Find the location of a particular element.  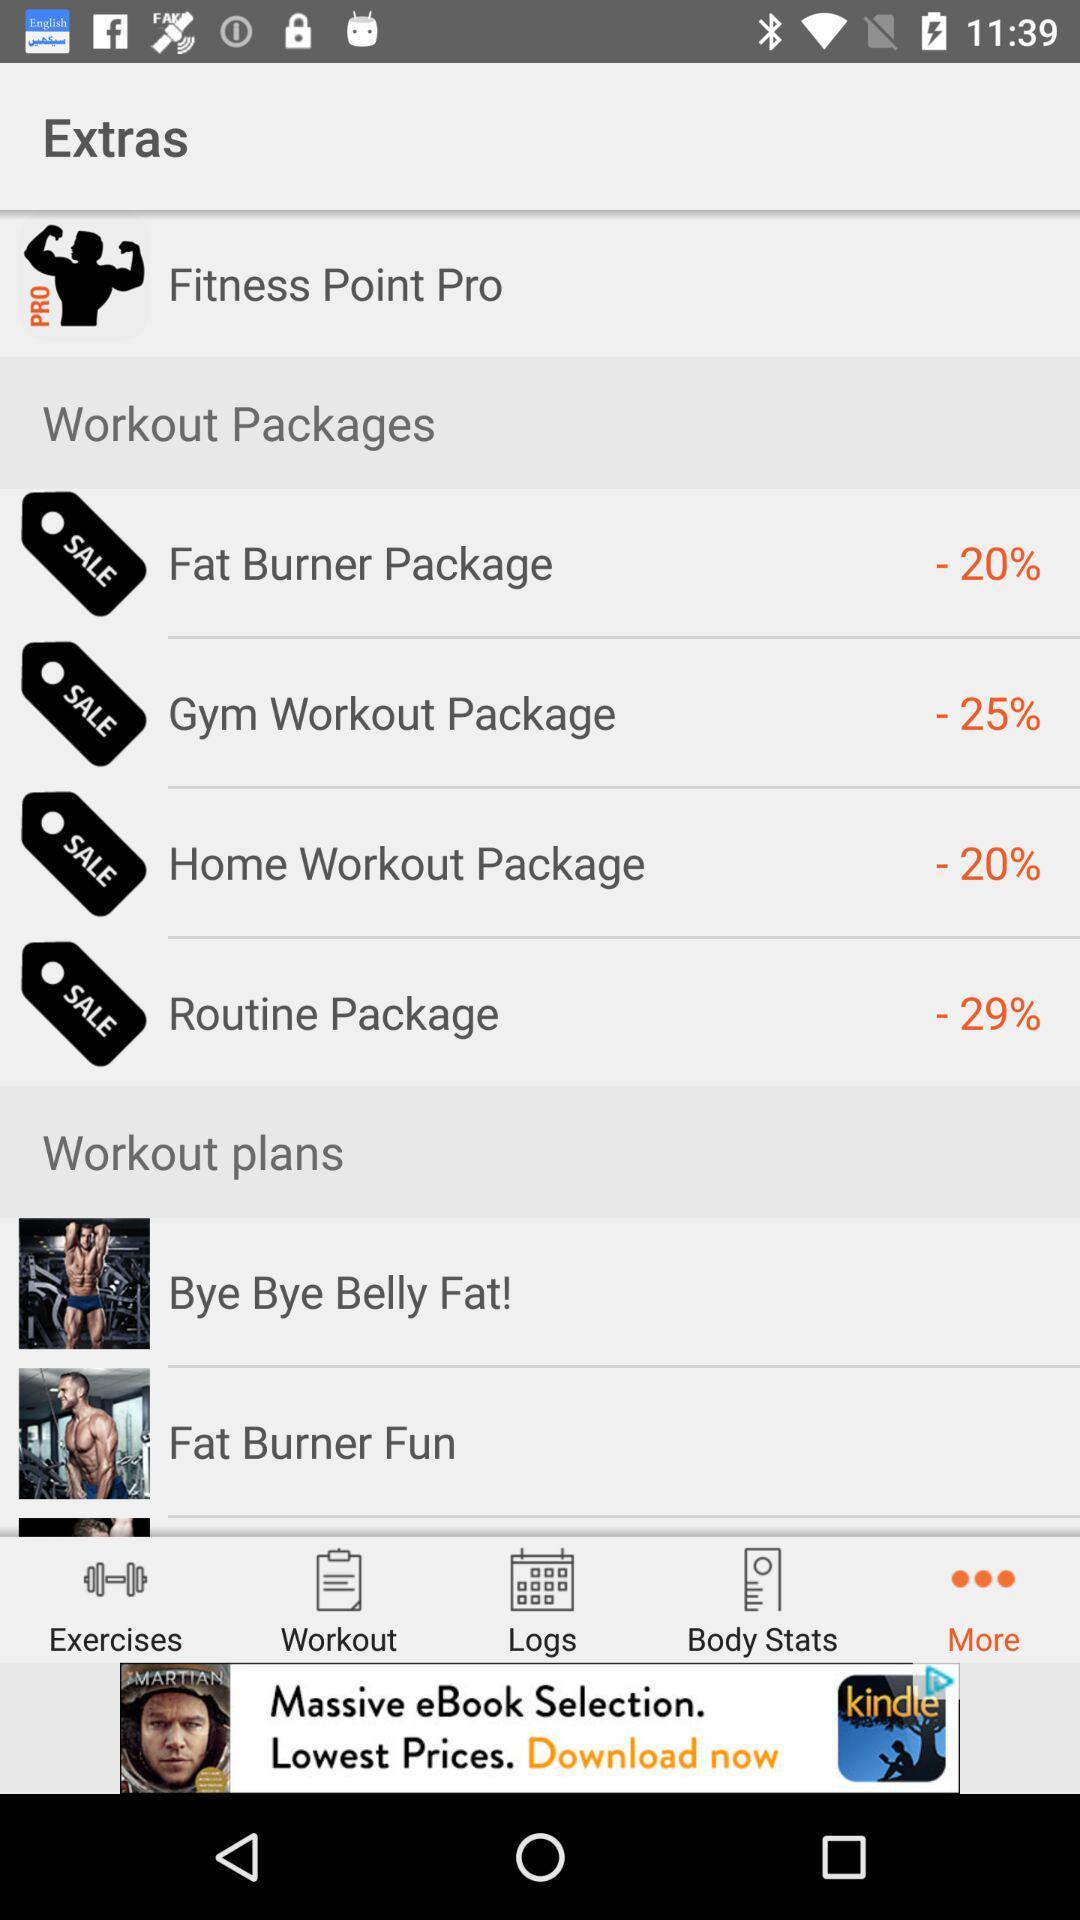

open advertisement is located at coordinates (540, 1727).